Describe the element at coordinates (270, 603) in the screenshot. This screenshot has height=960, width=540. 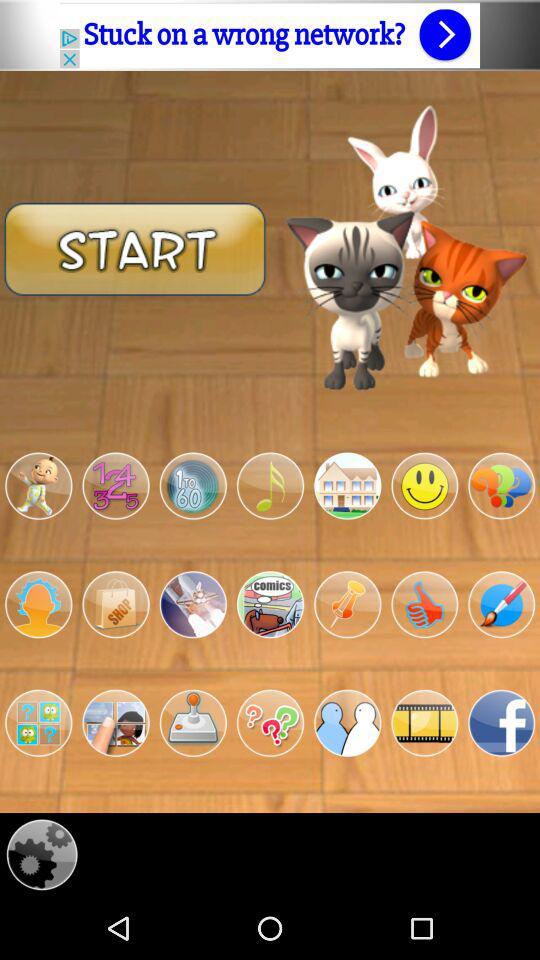
I see `comics` at that location.